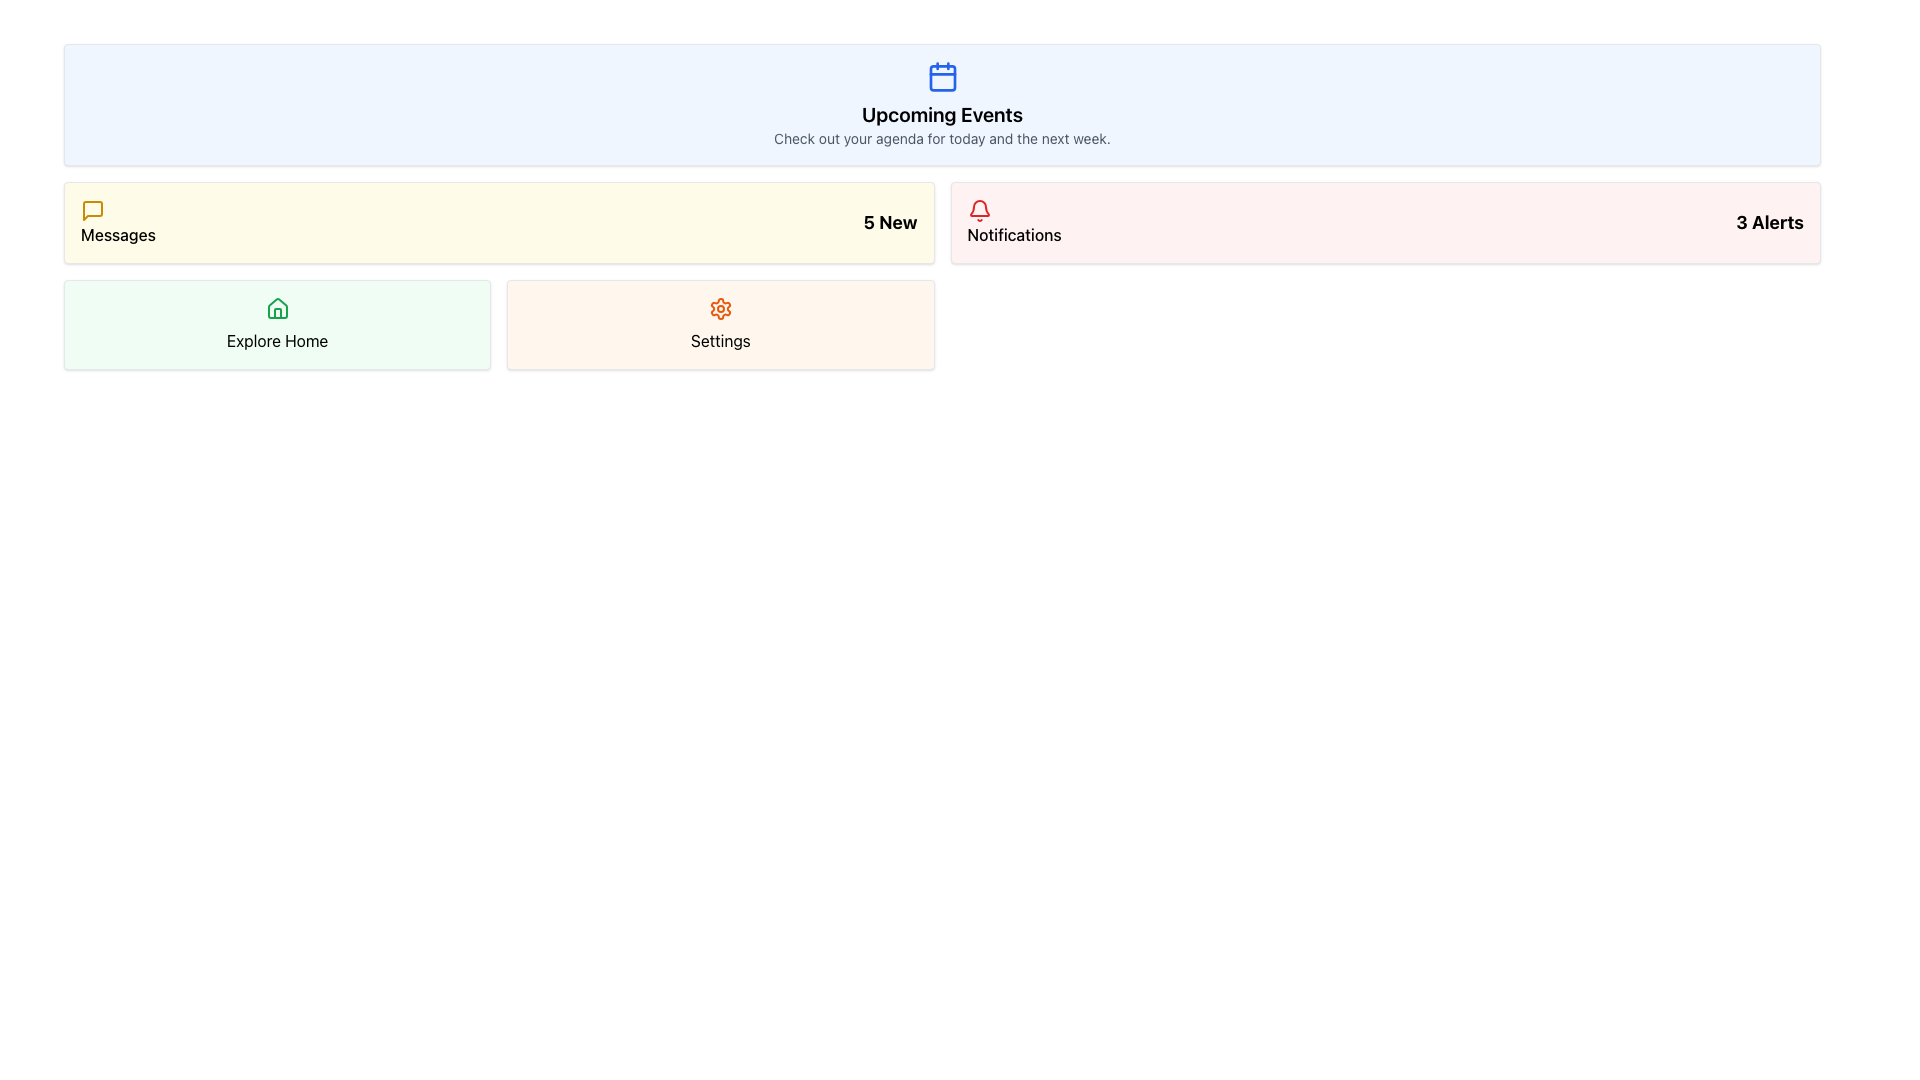  I want to click on the static text 'Explore Home' which is centered in a light green rectangular card located at the bottom section of the interface, below a house icon, so click(276, 339).